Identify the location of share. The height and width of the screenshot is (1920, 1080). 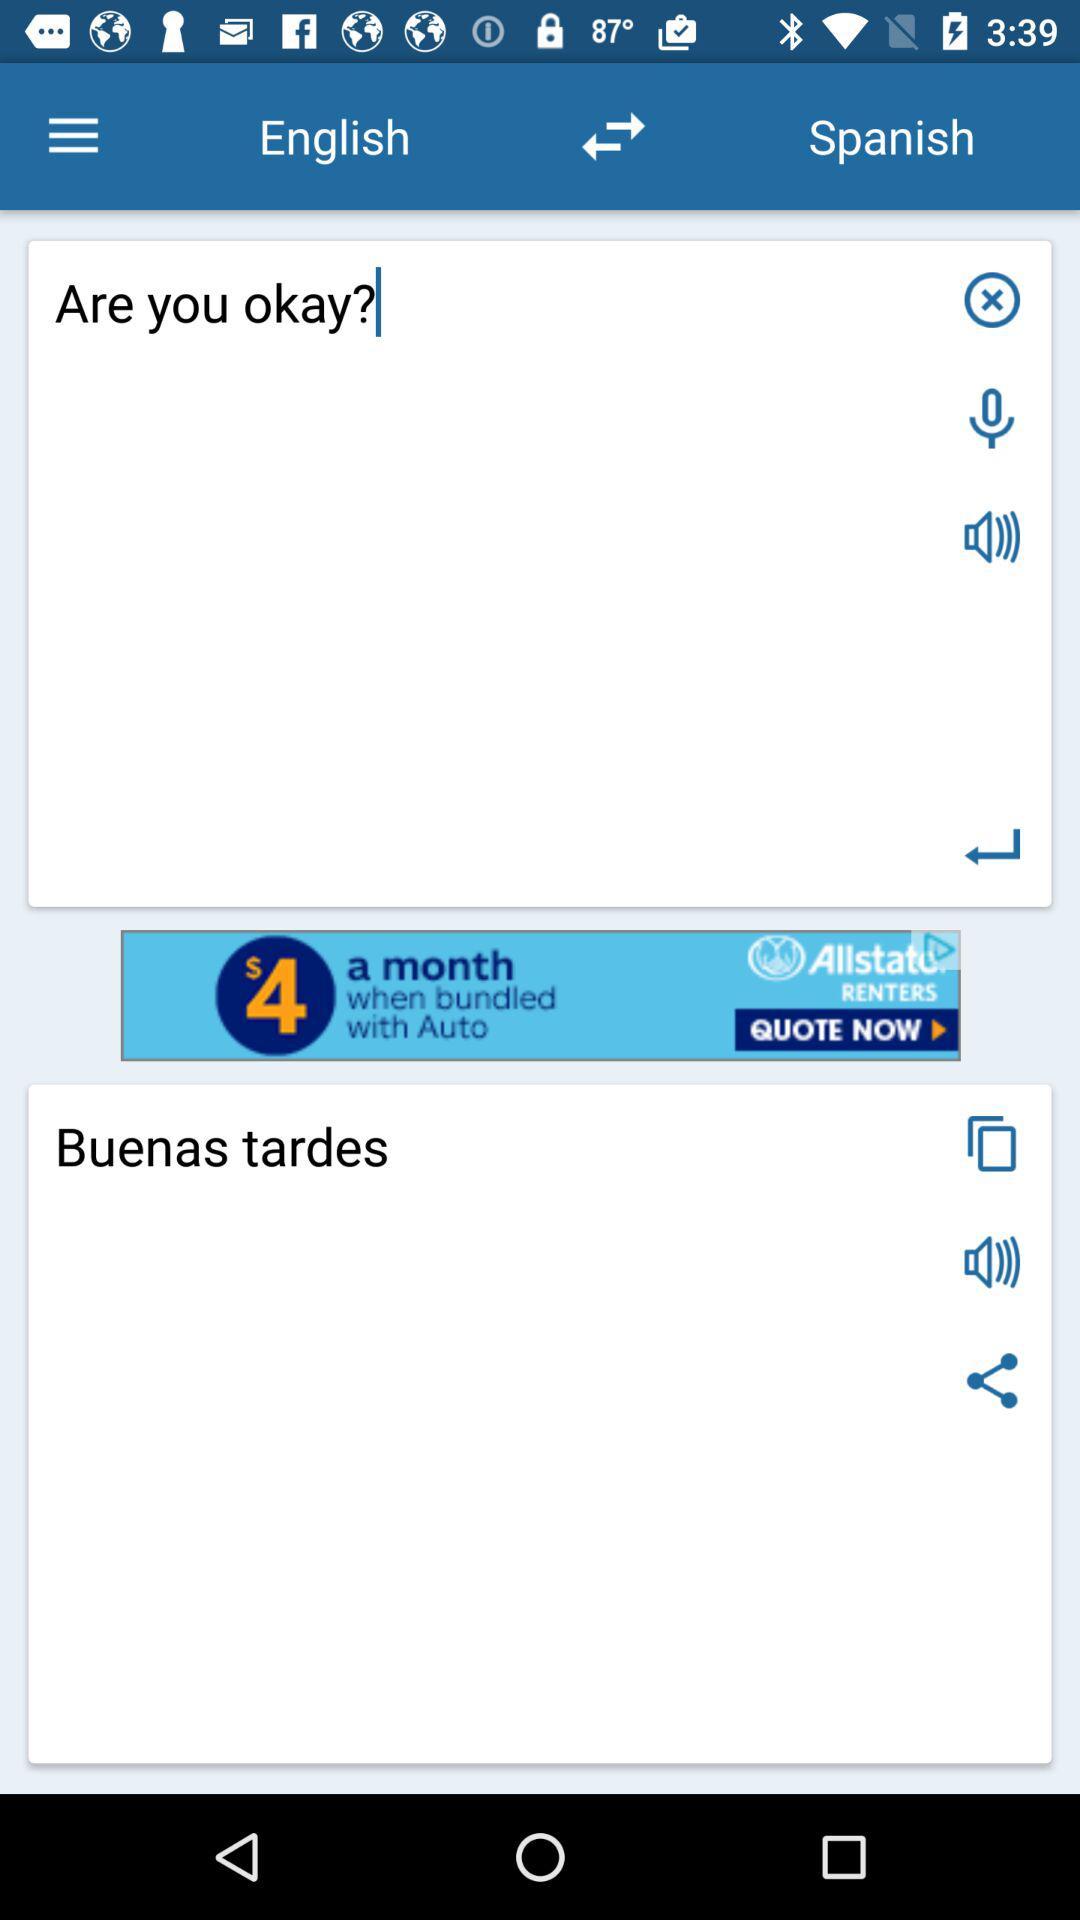
(992, 1379).